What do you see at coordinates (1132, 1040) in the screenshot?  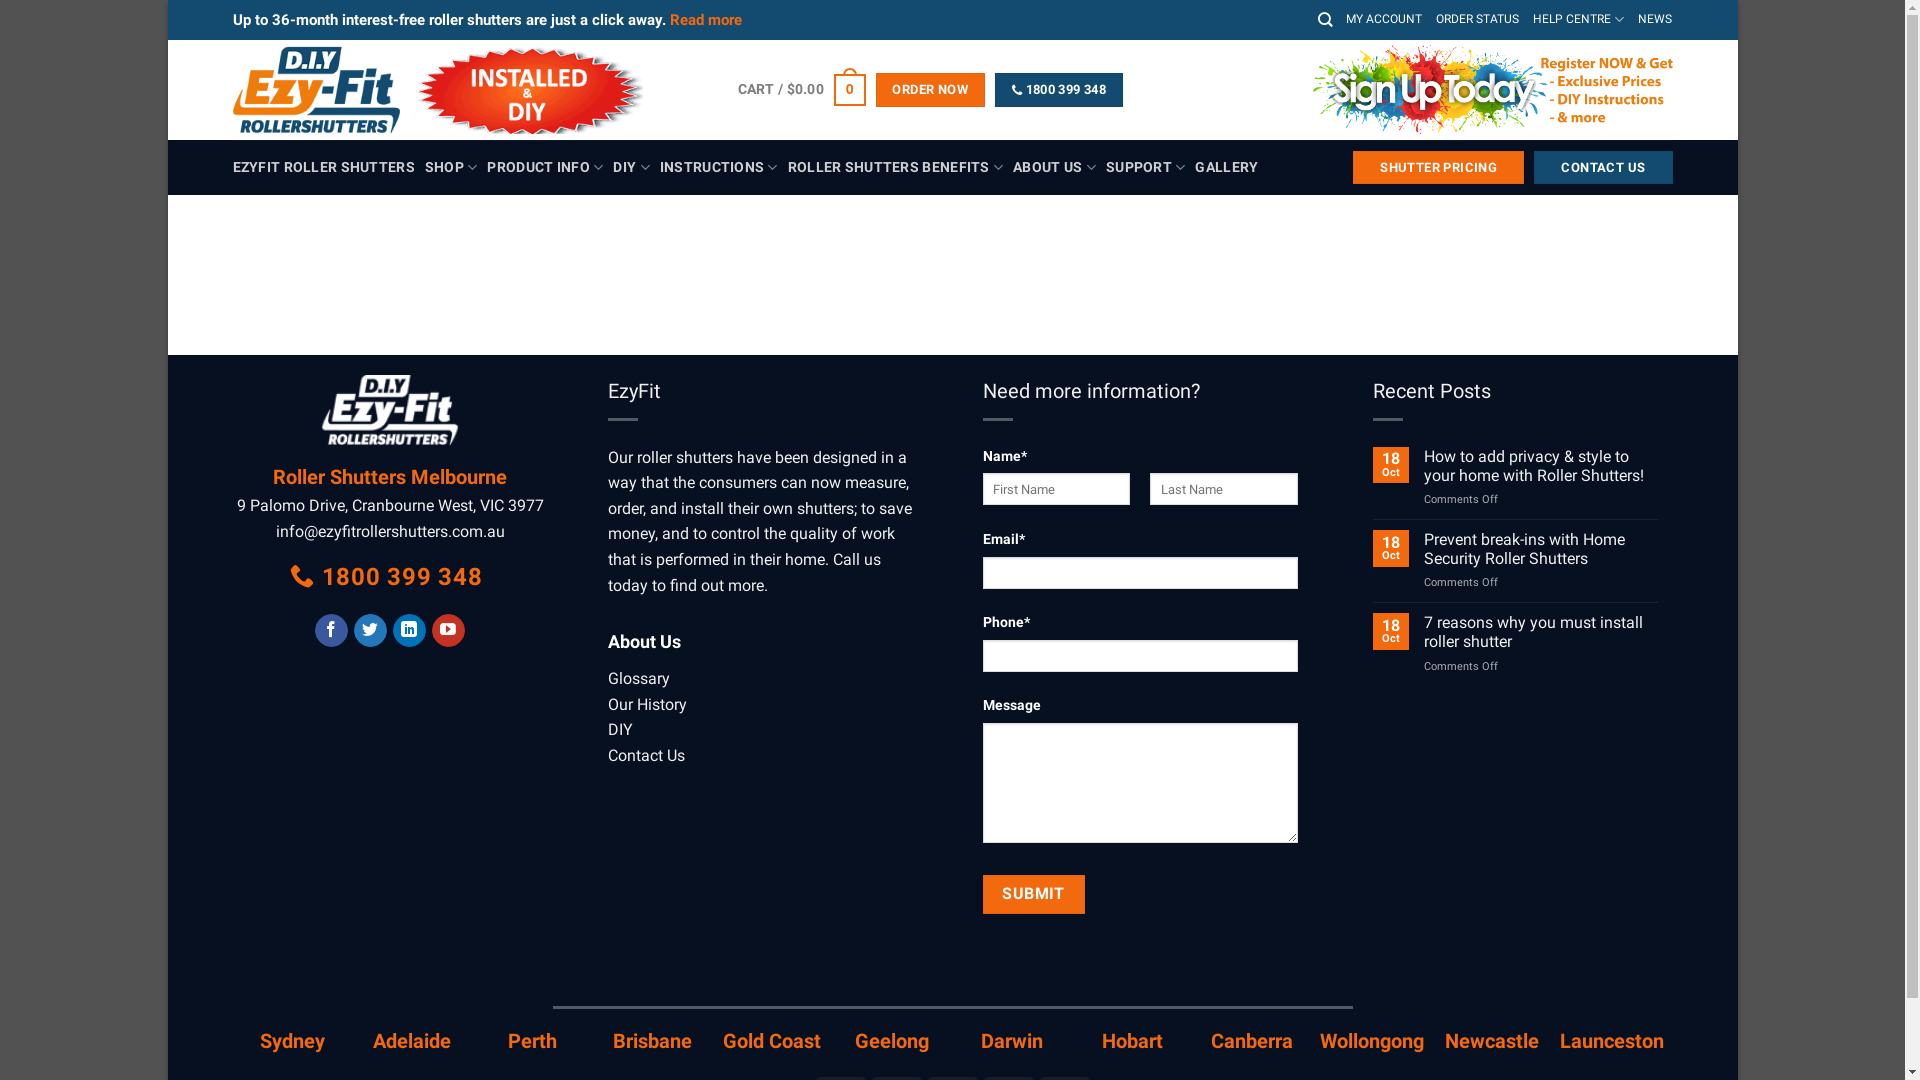 I see `'Hobart'` at bounding box center [1132, 1040].